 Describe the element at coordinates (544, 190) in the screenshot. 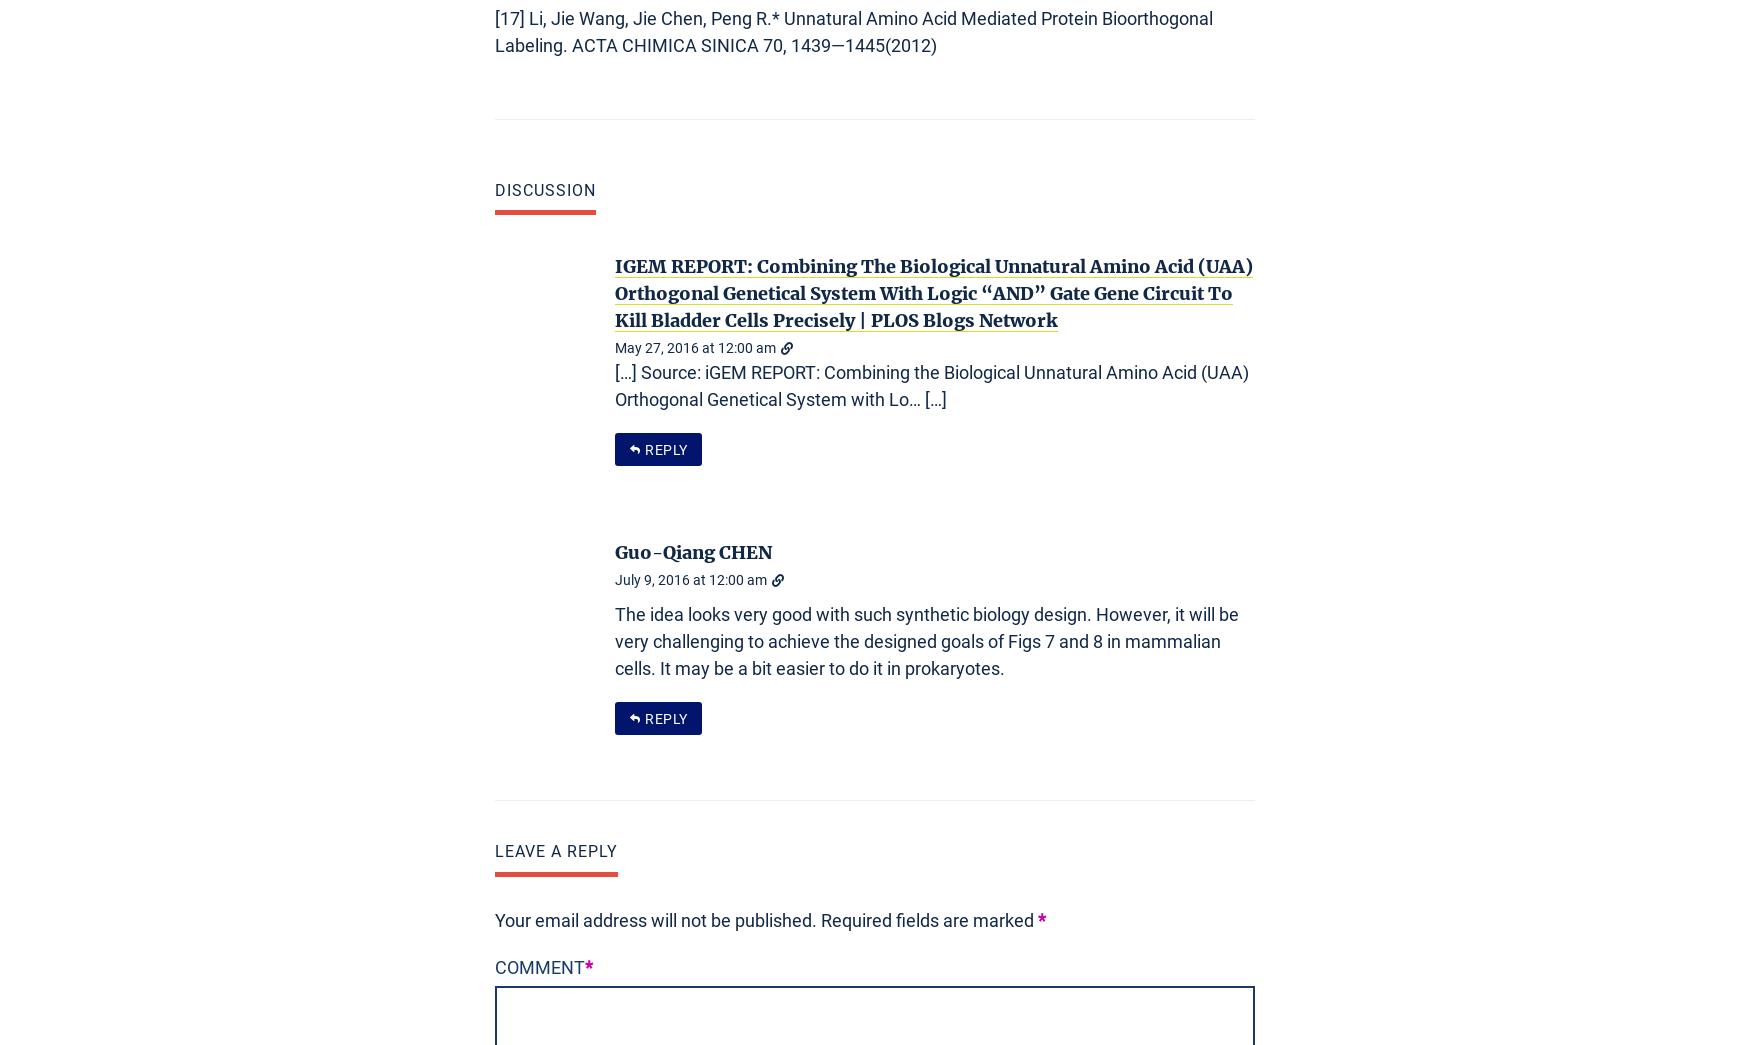

I see `'Discussion'` at that location.